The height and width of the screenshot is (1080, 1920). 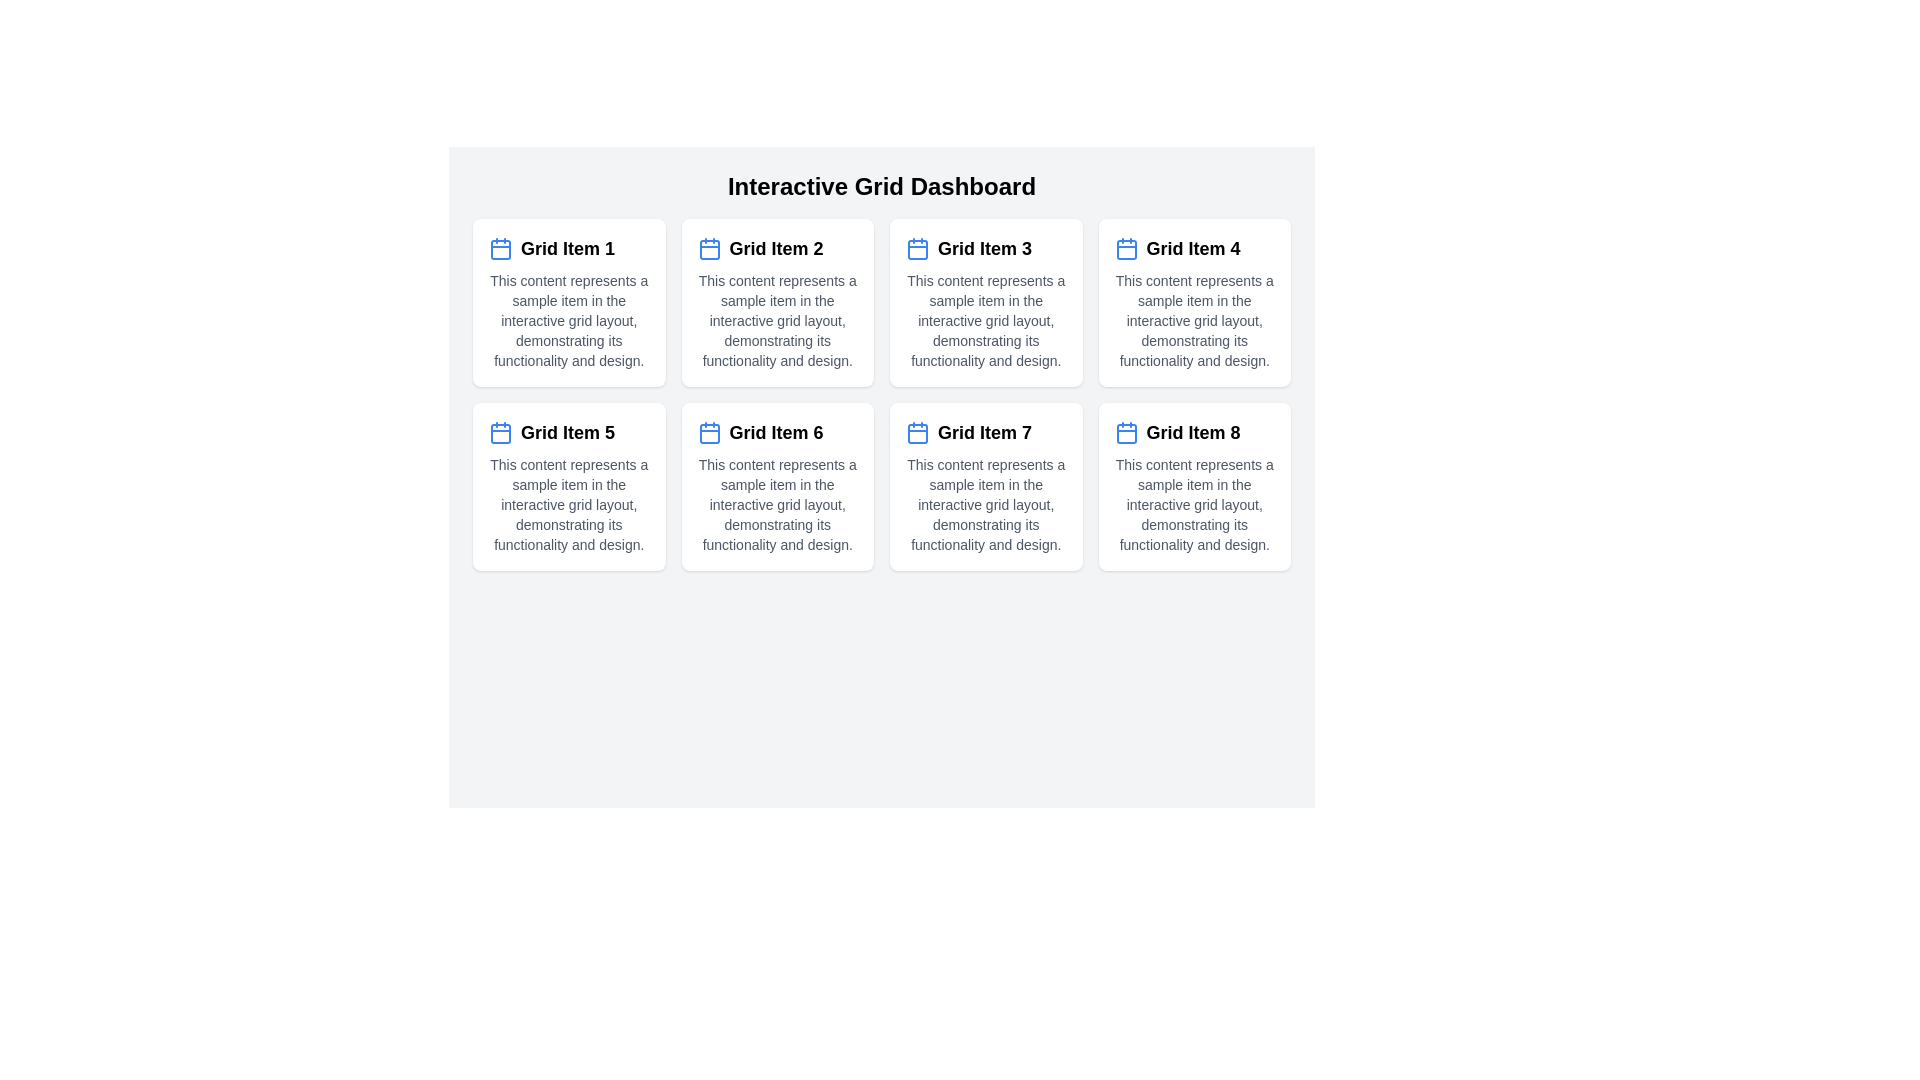 What do you see at coordinates (566, 431) in the screenshot?
I see `text from the Text Label displaying 'Grid Item 5', which is styled in bold and larger size, located in the first position of the second row of a grid layout` at bounding box center [566, 431].